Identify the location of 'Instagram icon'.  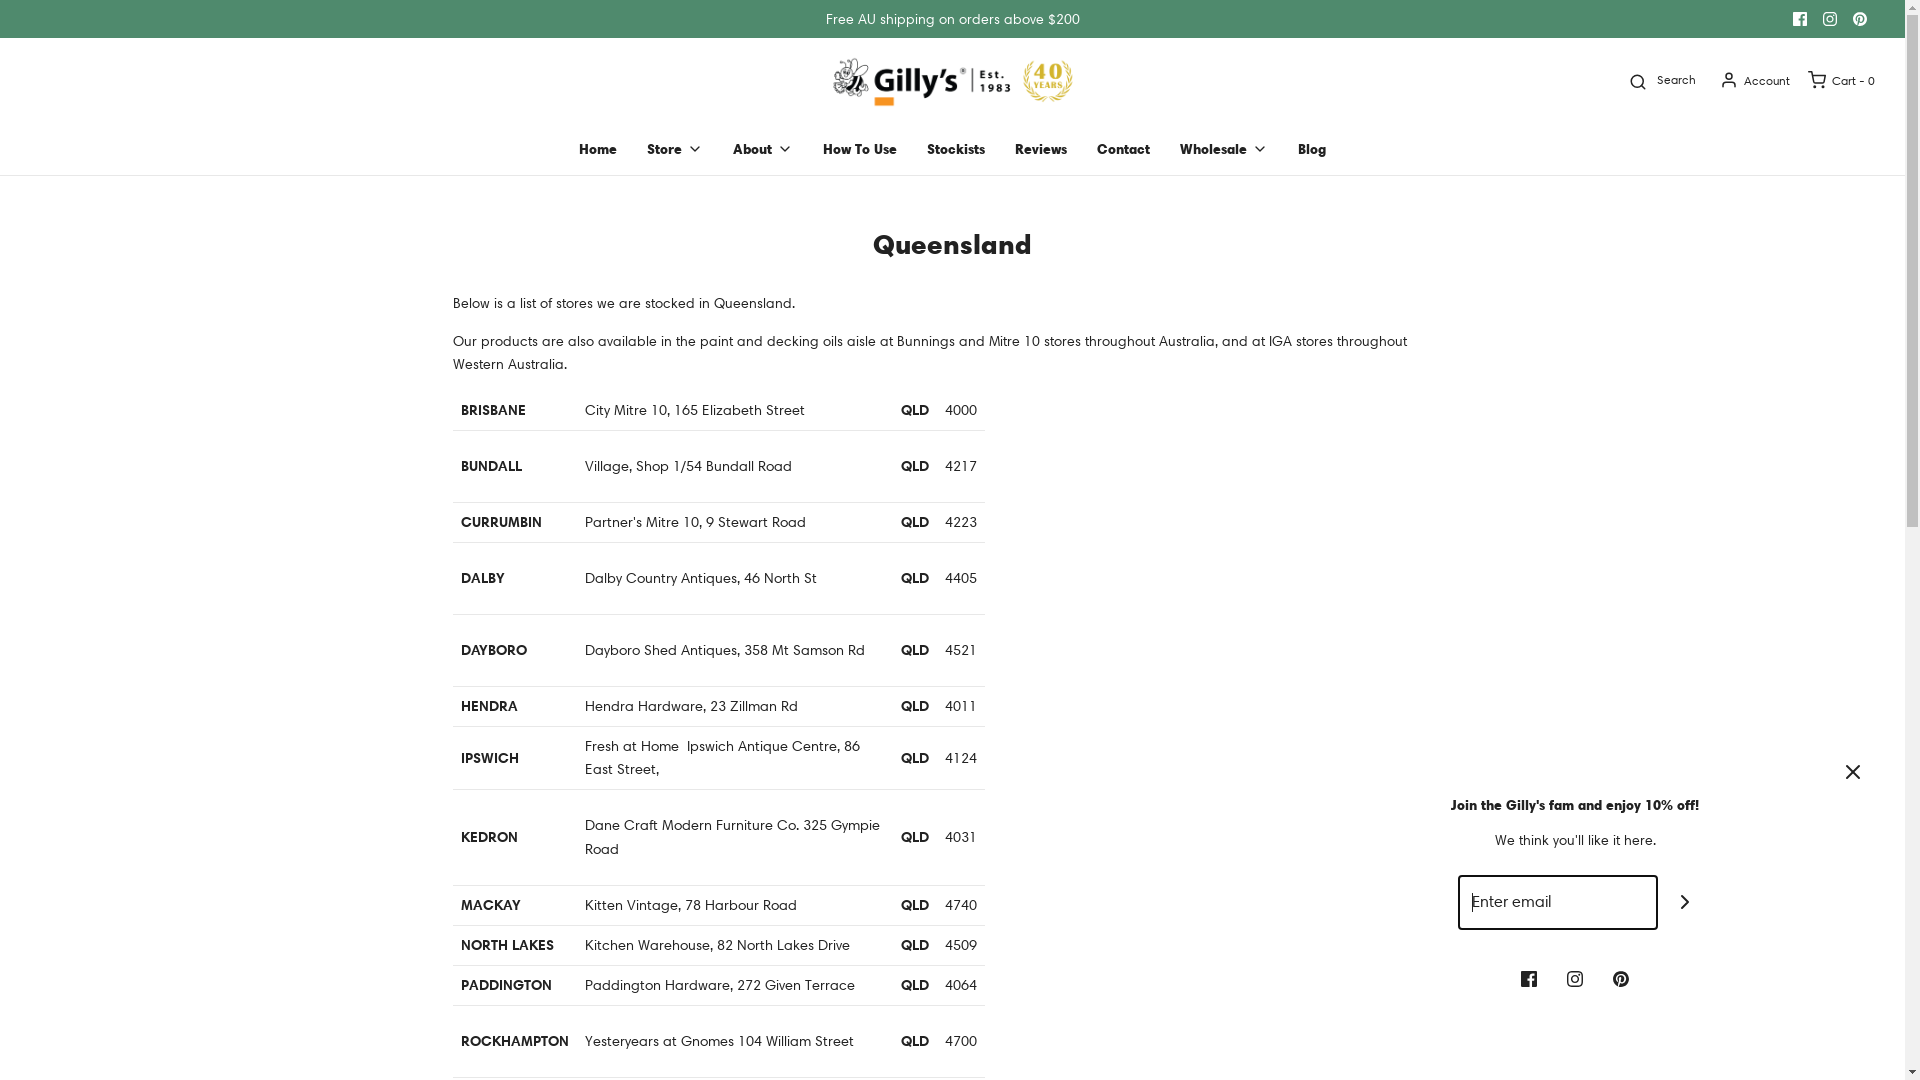
(1565, 975).